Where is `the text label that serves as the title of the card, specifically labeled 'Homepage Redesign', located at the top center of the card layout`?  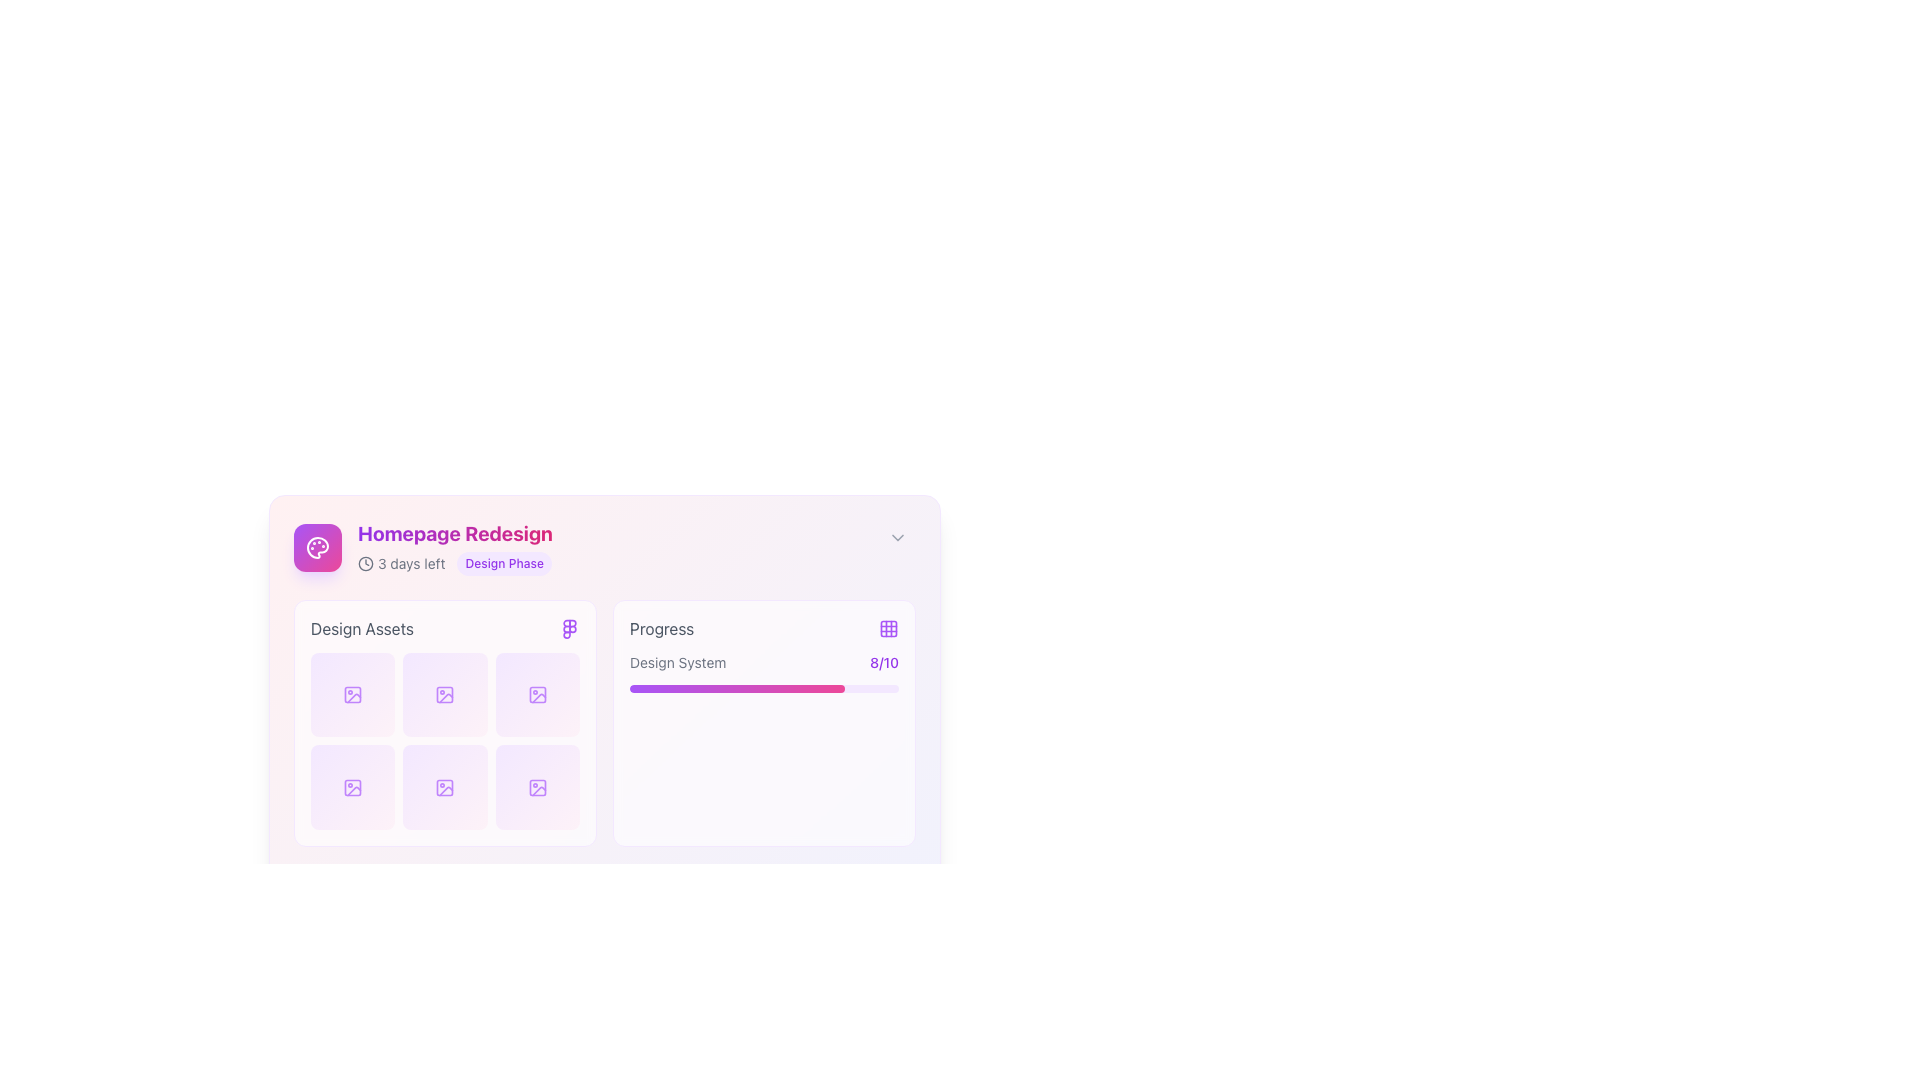
the text label that serves as the title of the card, specifically labeled 'Homepage Redesign', located at the top center of the card layout is located at coordinates (454, 532).